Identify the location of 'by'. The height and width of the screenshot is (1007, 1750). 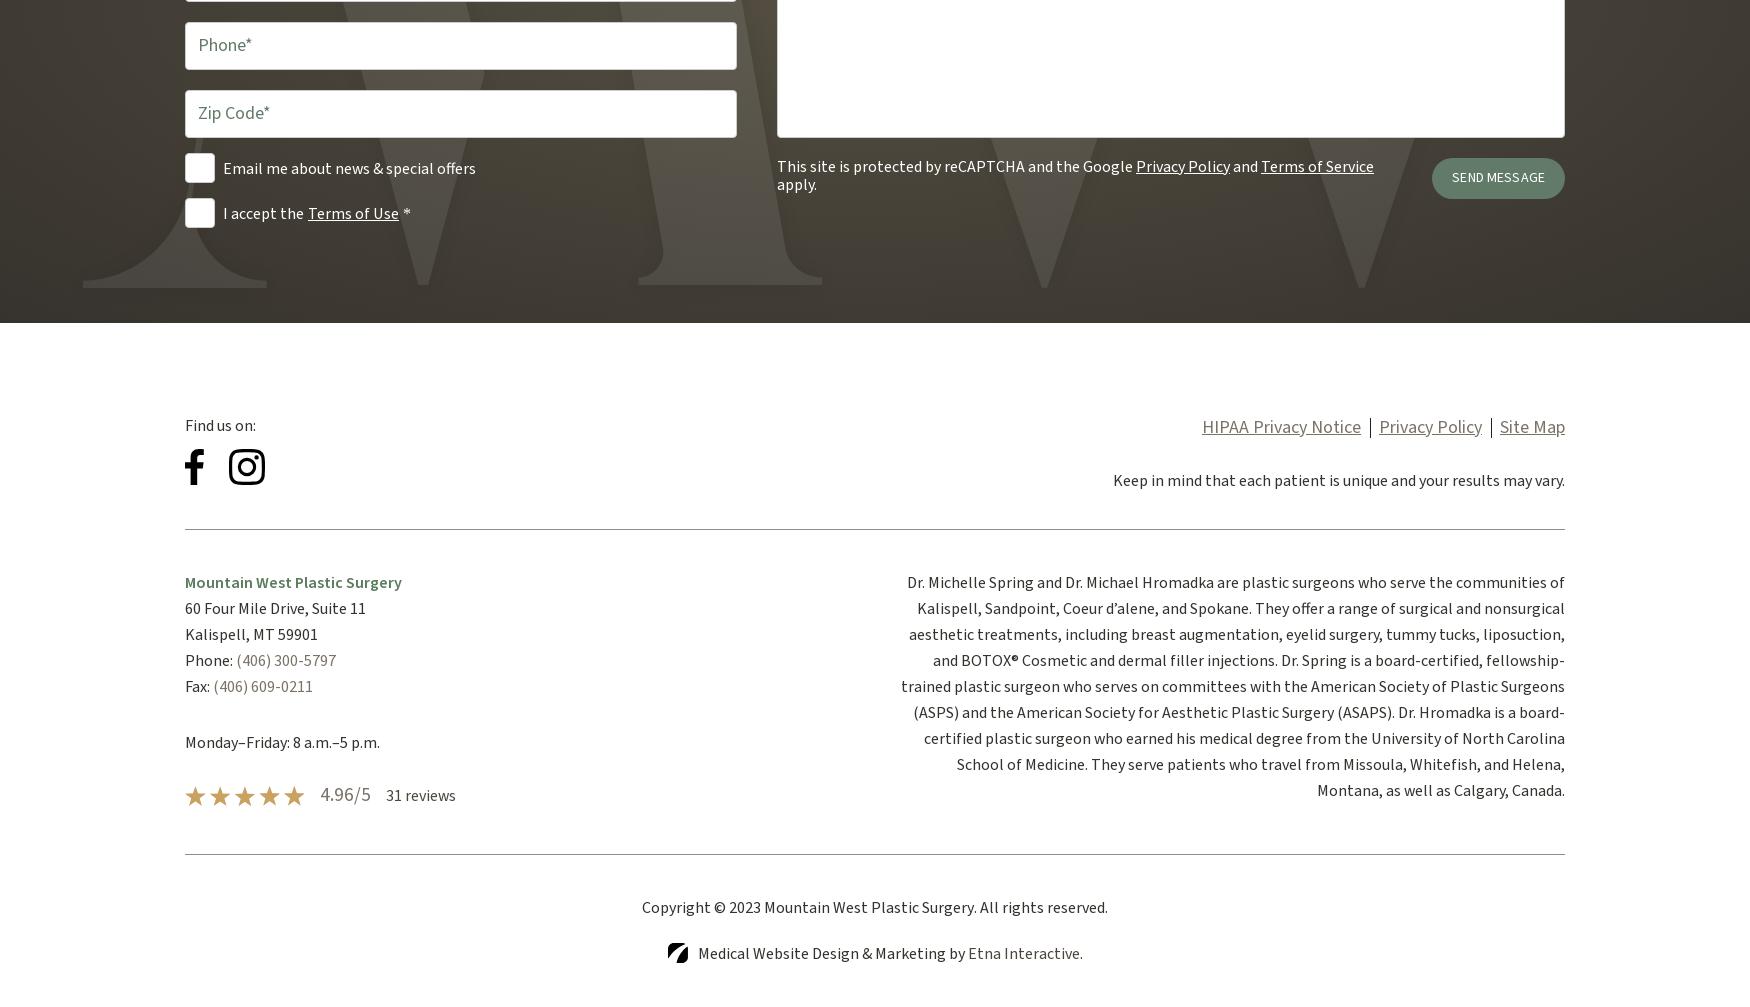
(957, 952).